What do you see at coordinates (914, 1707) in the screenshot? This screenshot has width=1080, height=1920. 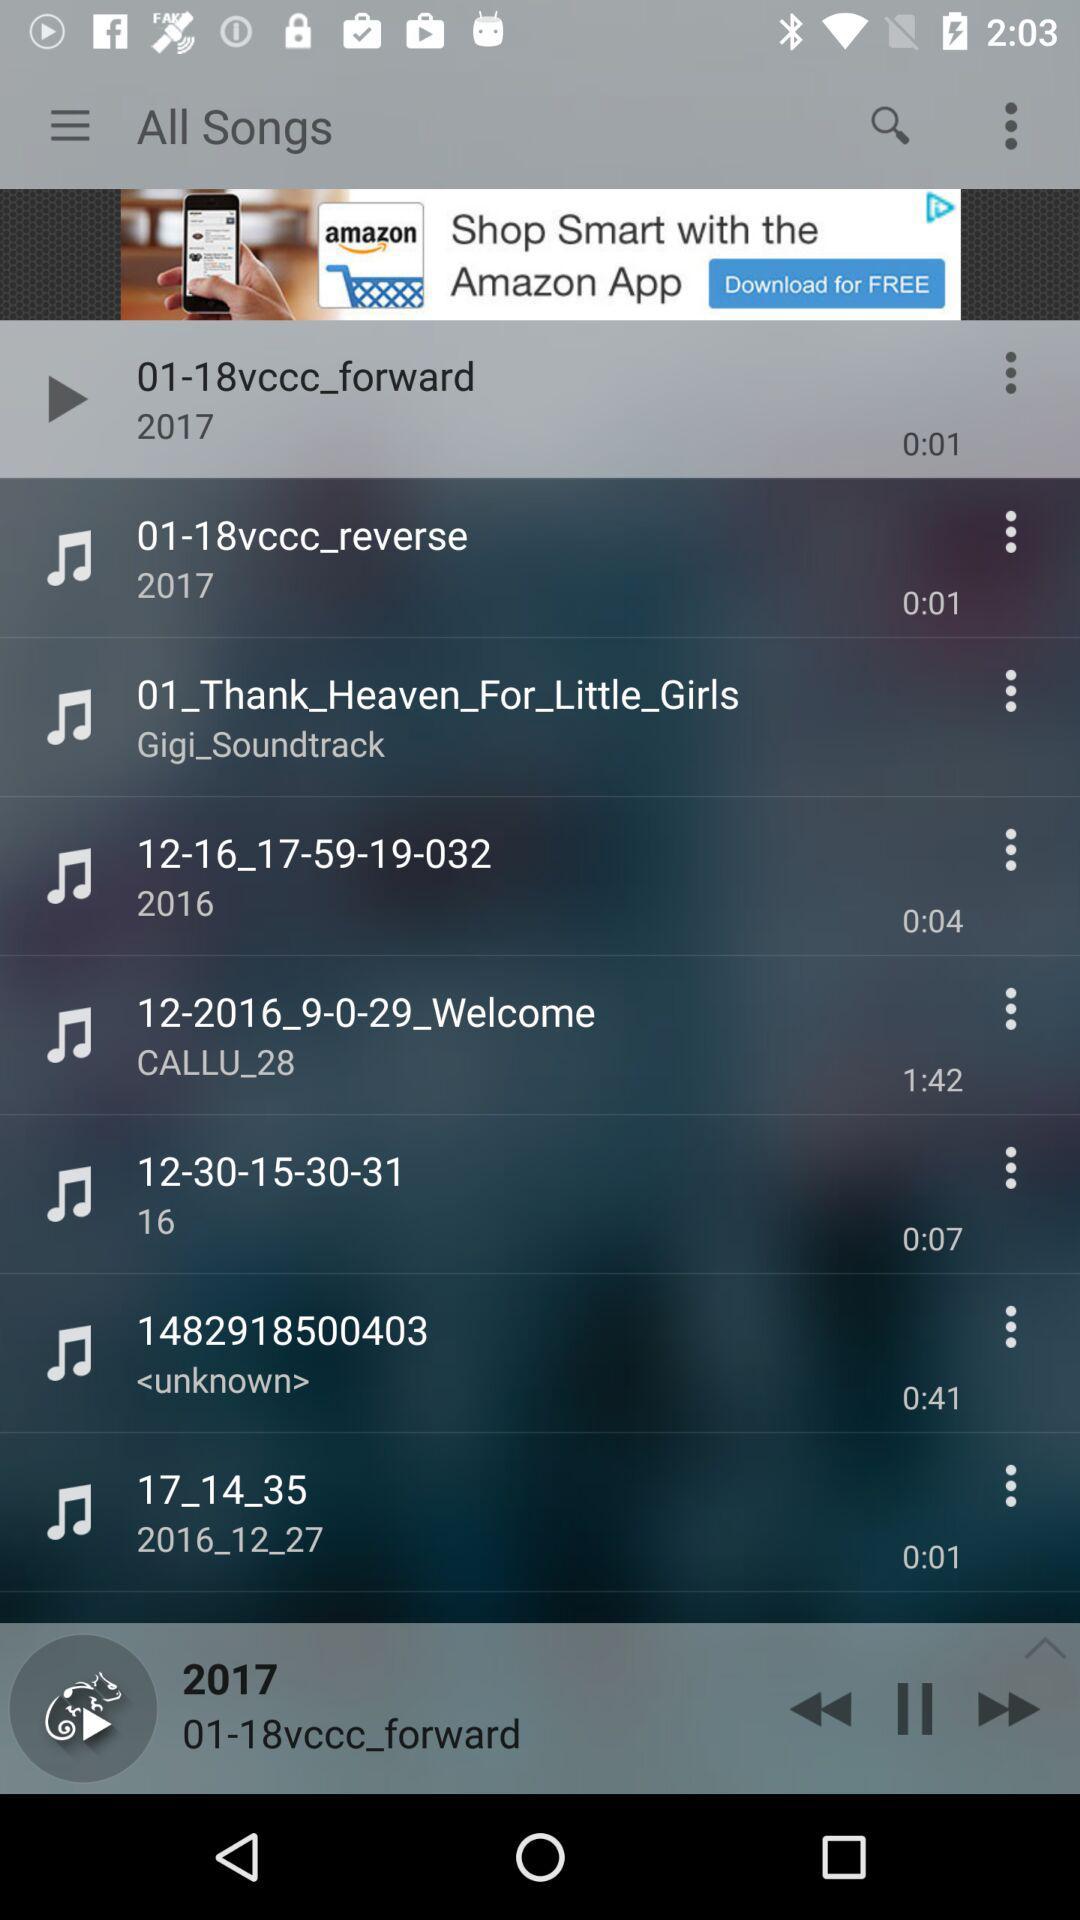 I see `the pause icon` at bounding box center [914, 1707].